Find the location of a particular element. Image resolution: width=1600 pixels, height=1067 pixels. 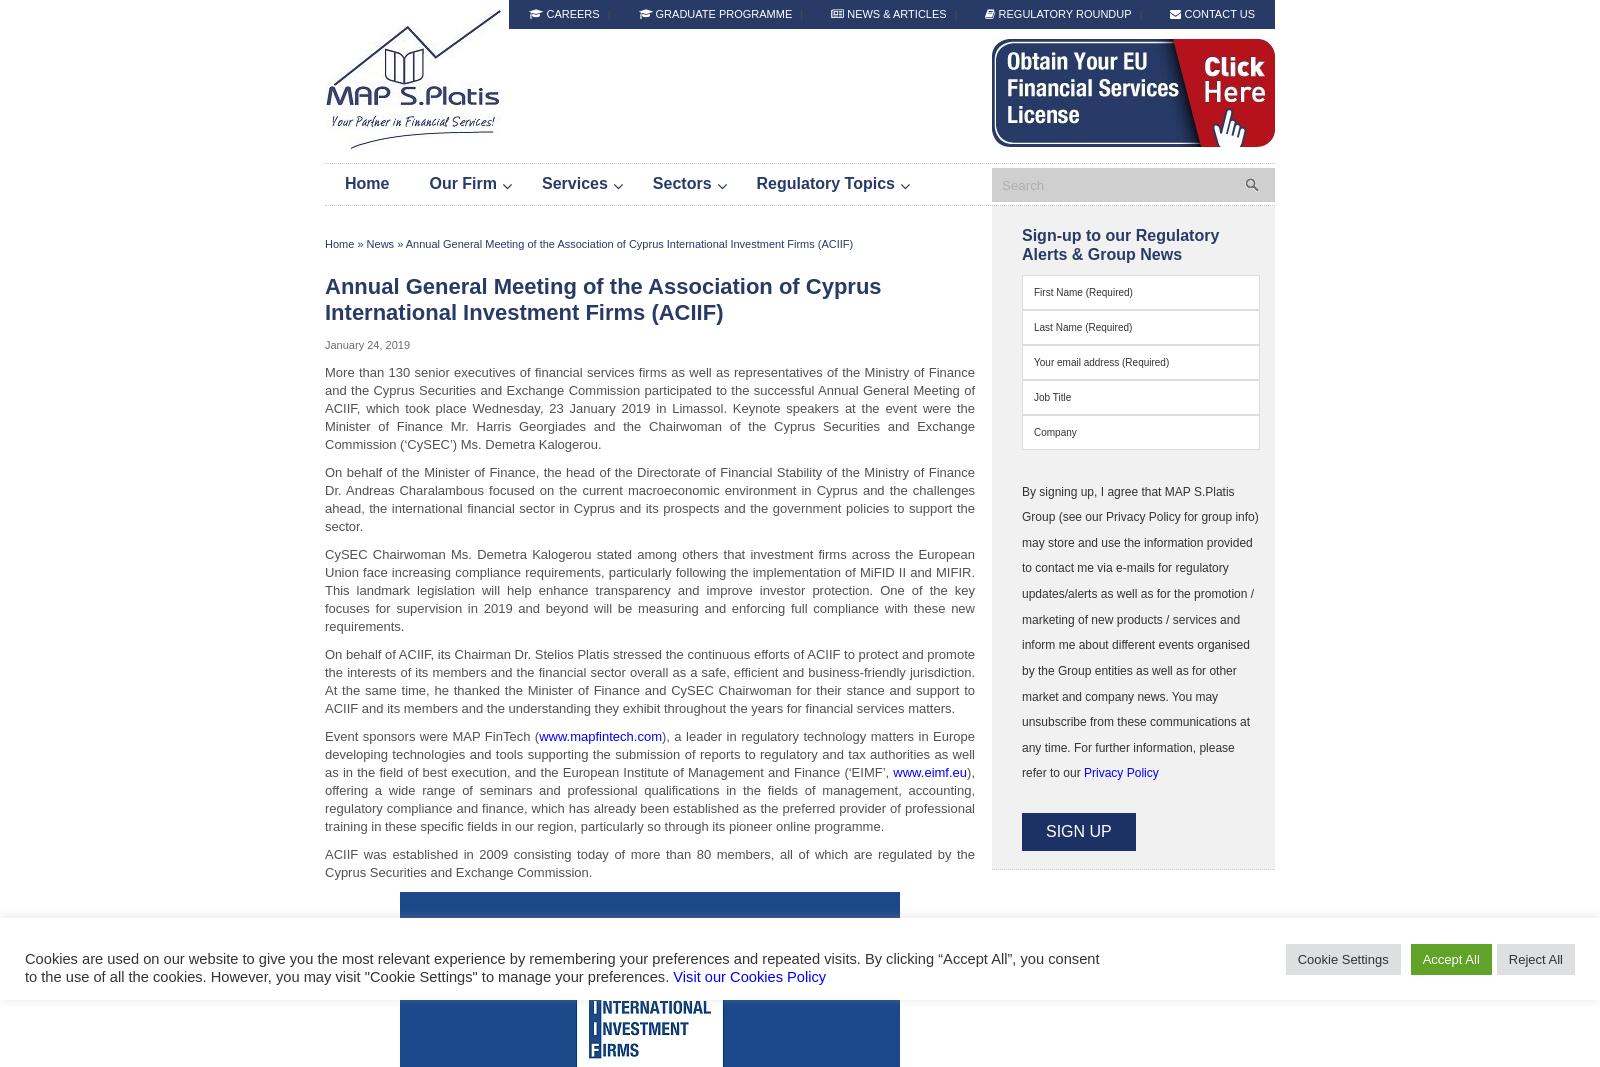

'News & Articles' is located at coordinates (894, 12).